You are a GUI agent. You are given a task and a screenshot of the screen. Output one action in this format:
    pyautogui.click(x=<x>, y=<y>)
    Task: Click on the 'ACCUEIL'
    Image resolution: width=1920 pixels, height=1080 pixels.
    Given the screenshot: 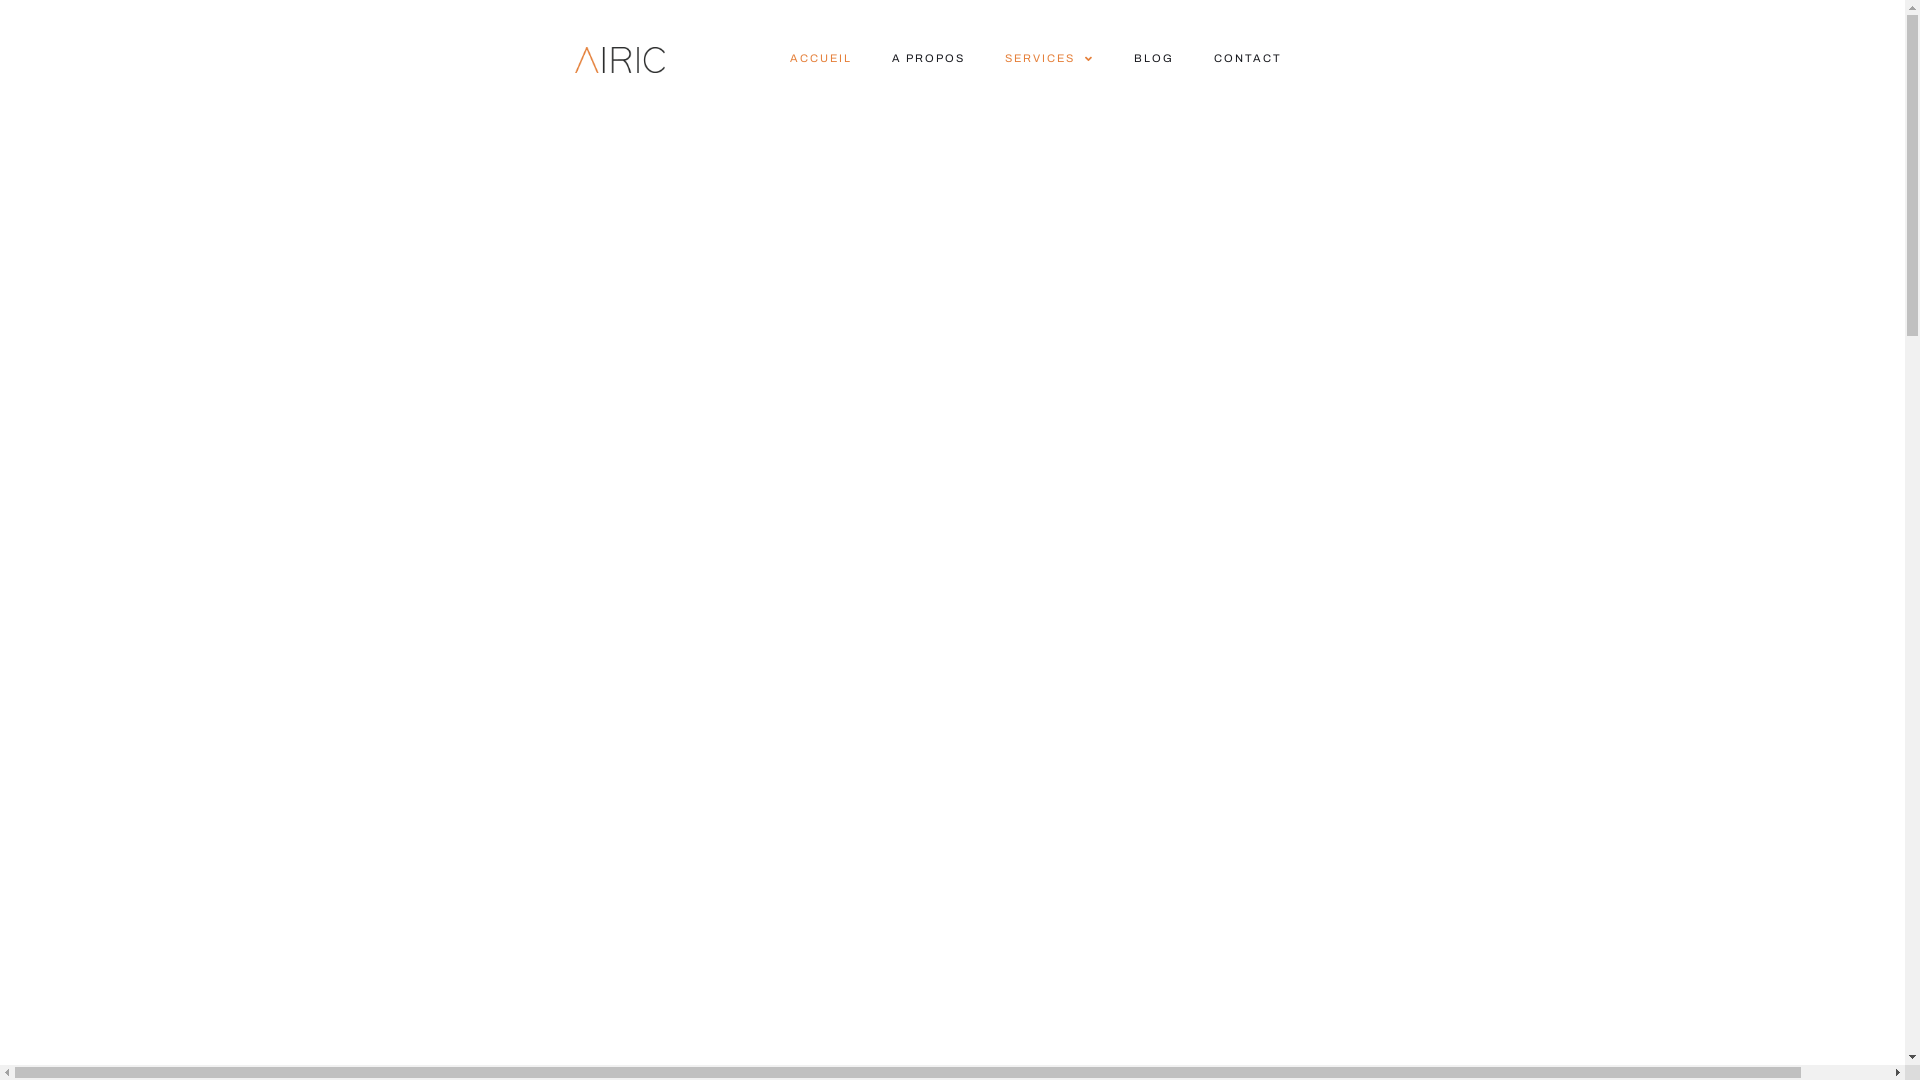 What is the action you would take?
    pyautogui.click(x=820, y=57)
    